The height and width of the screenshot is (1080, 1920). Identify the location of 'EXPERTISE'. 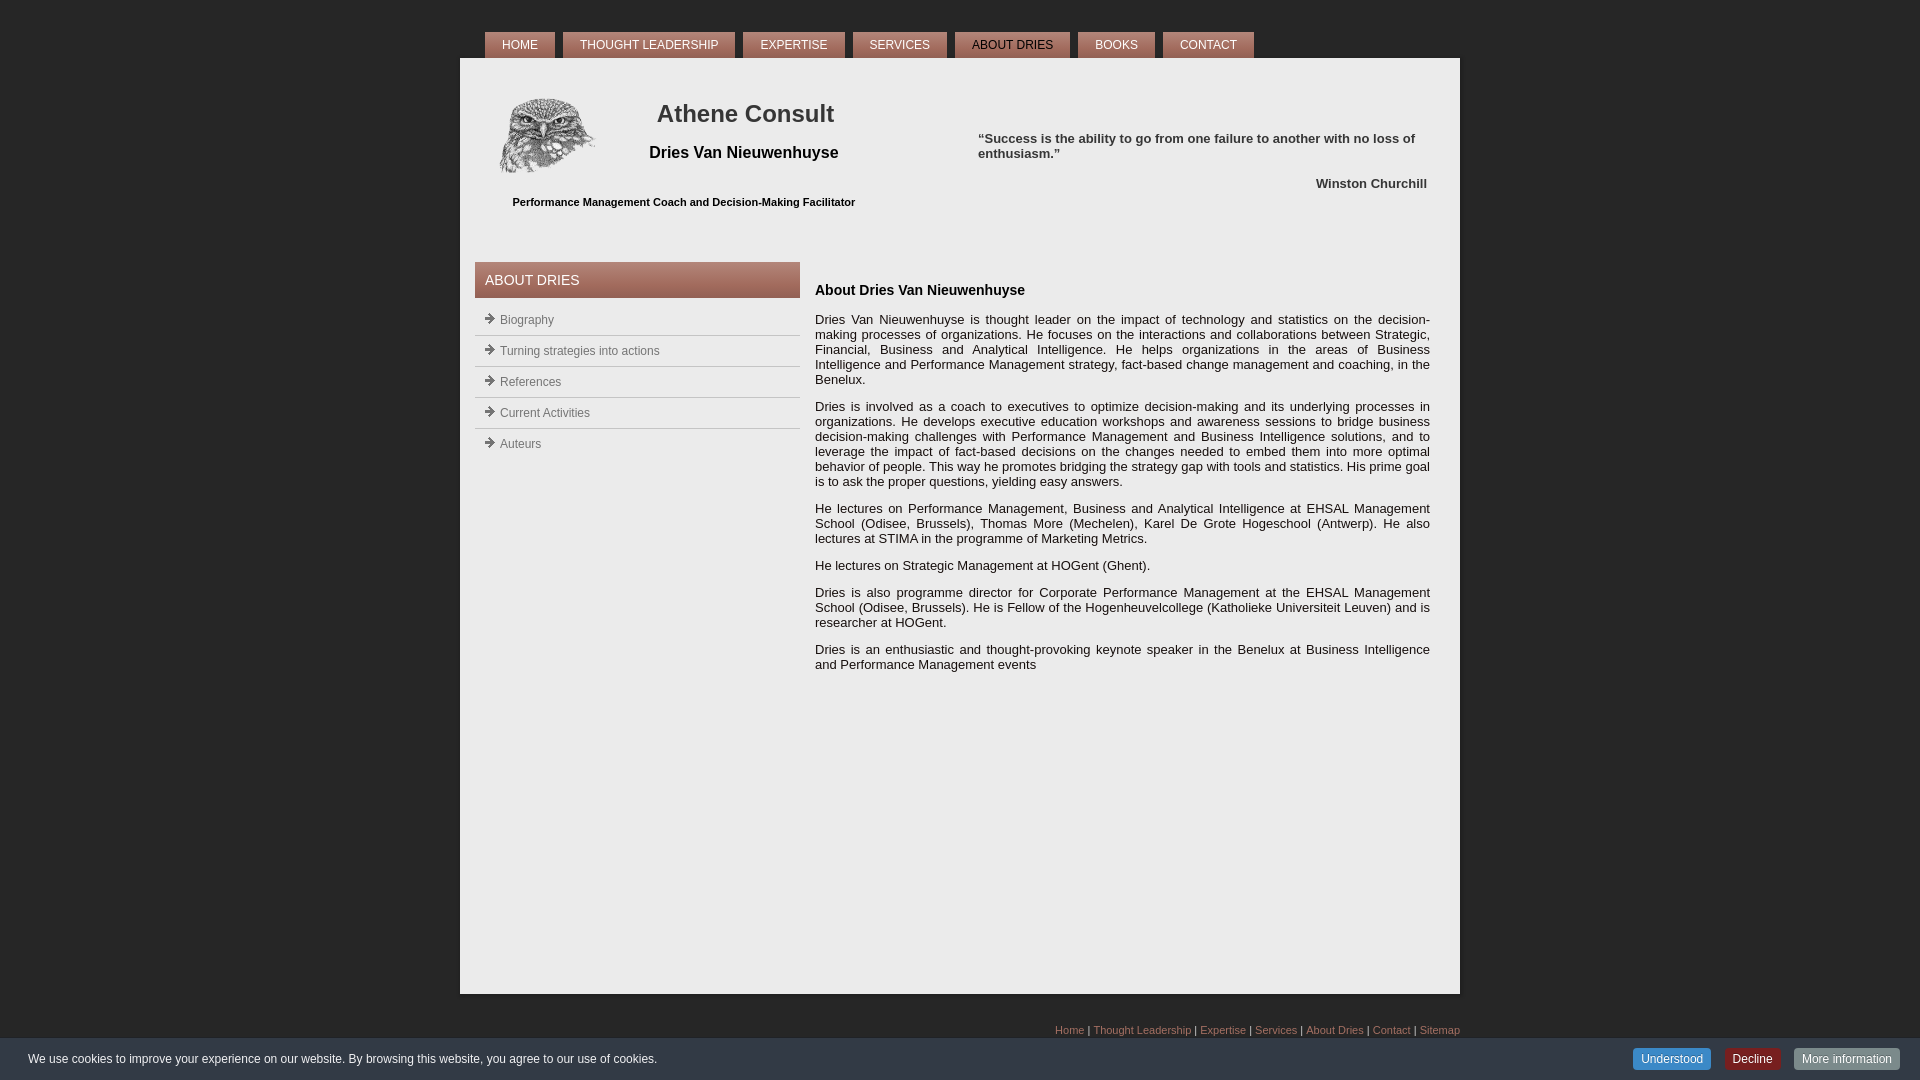
(792, 45).